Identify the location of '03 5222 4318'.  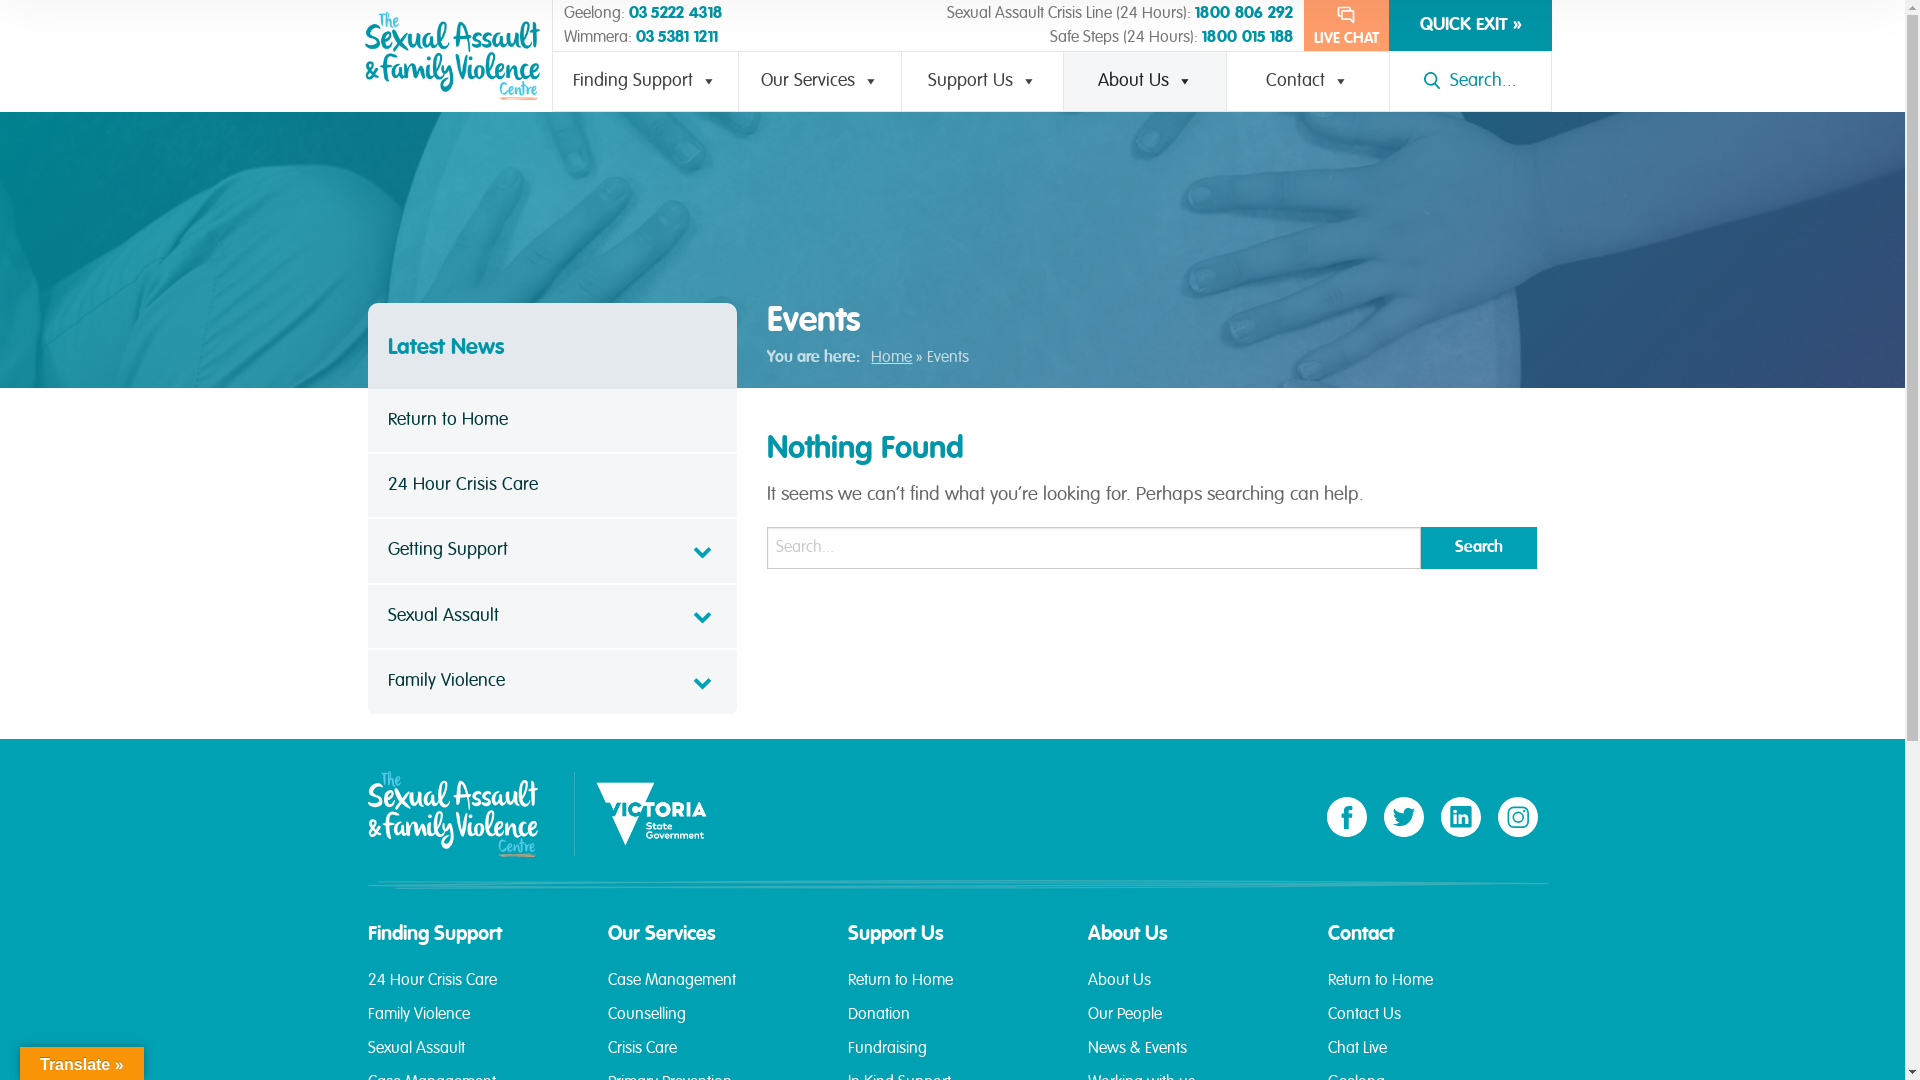
(627, 14).